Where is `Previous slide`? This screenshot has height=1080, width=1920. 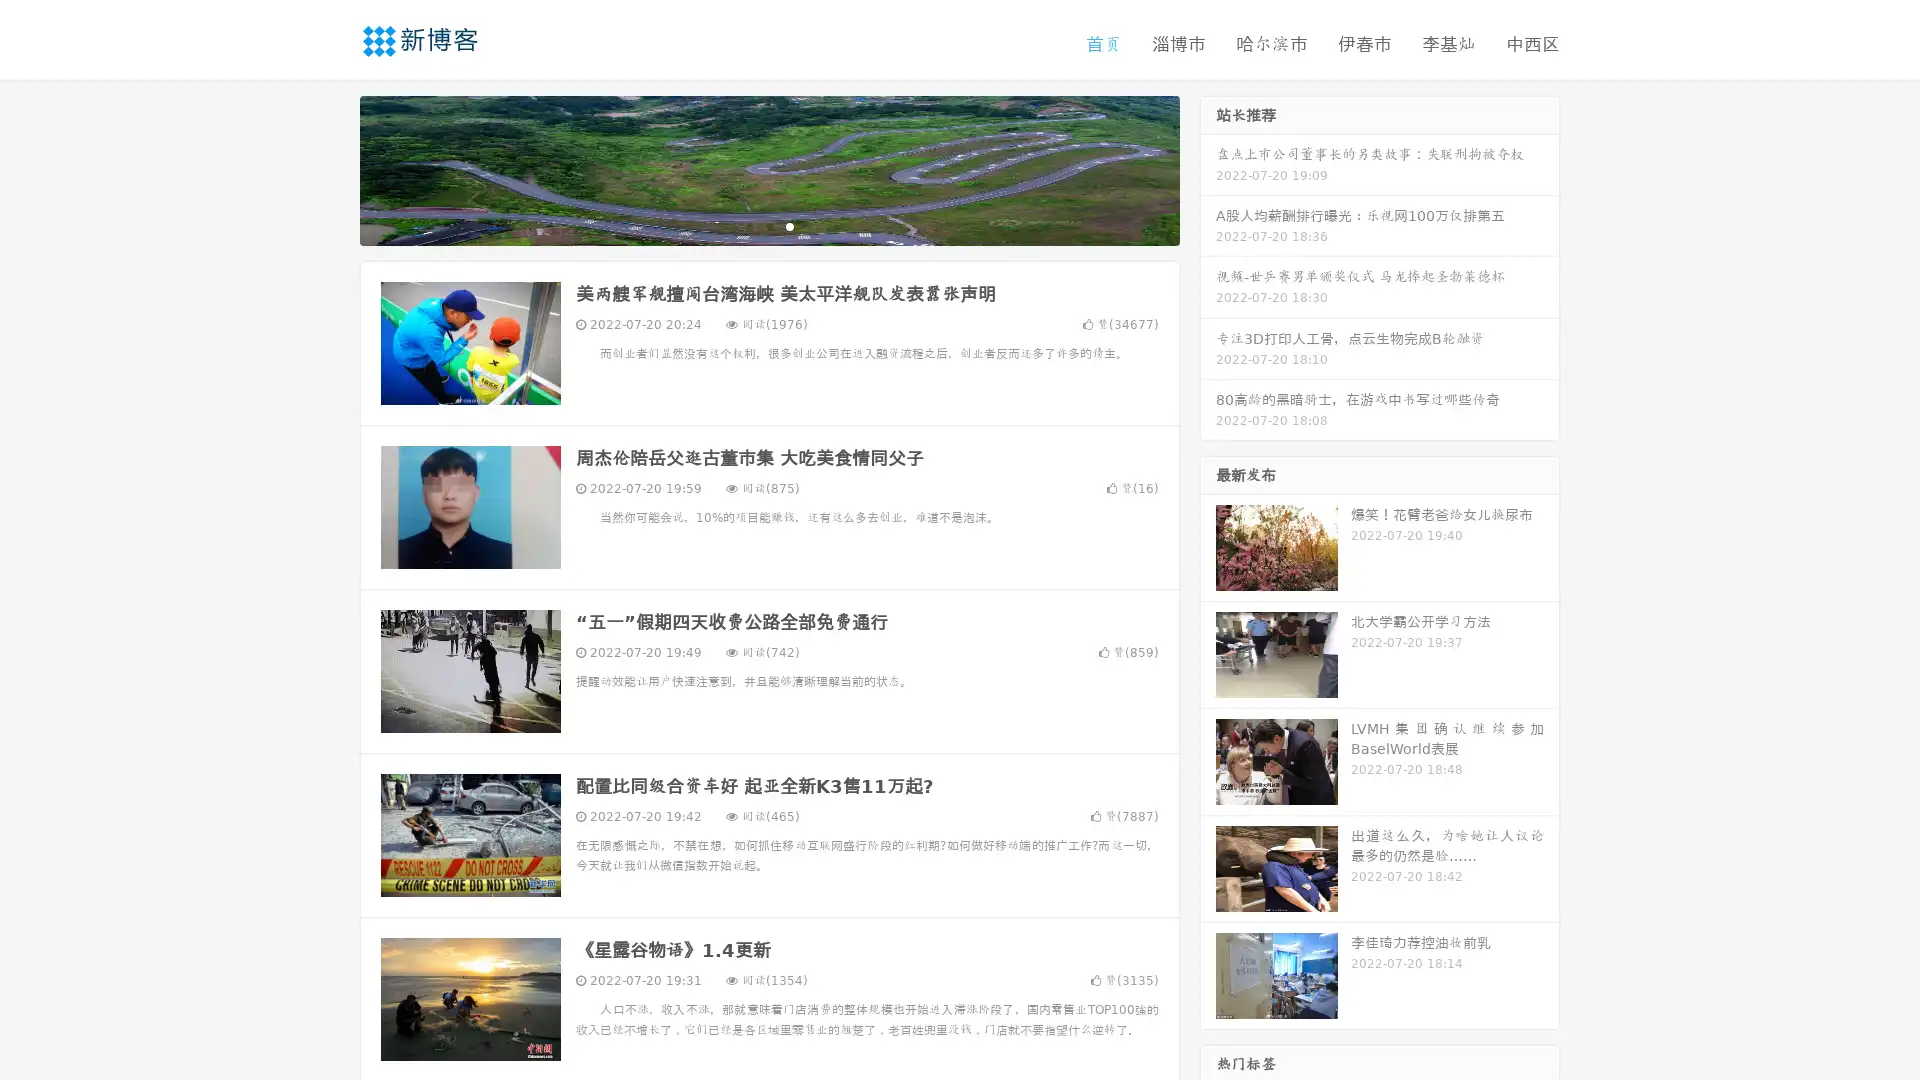 Previous slide is located at coordinates (330, 168).